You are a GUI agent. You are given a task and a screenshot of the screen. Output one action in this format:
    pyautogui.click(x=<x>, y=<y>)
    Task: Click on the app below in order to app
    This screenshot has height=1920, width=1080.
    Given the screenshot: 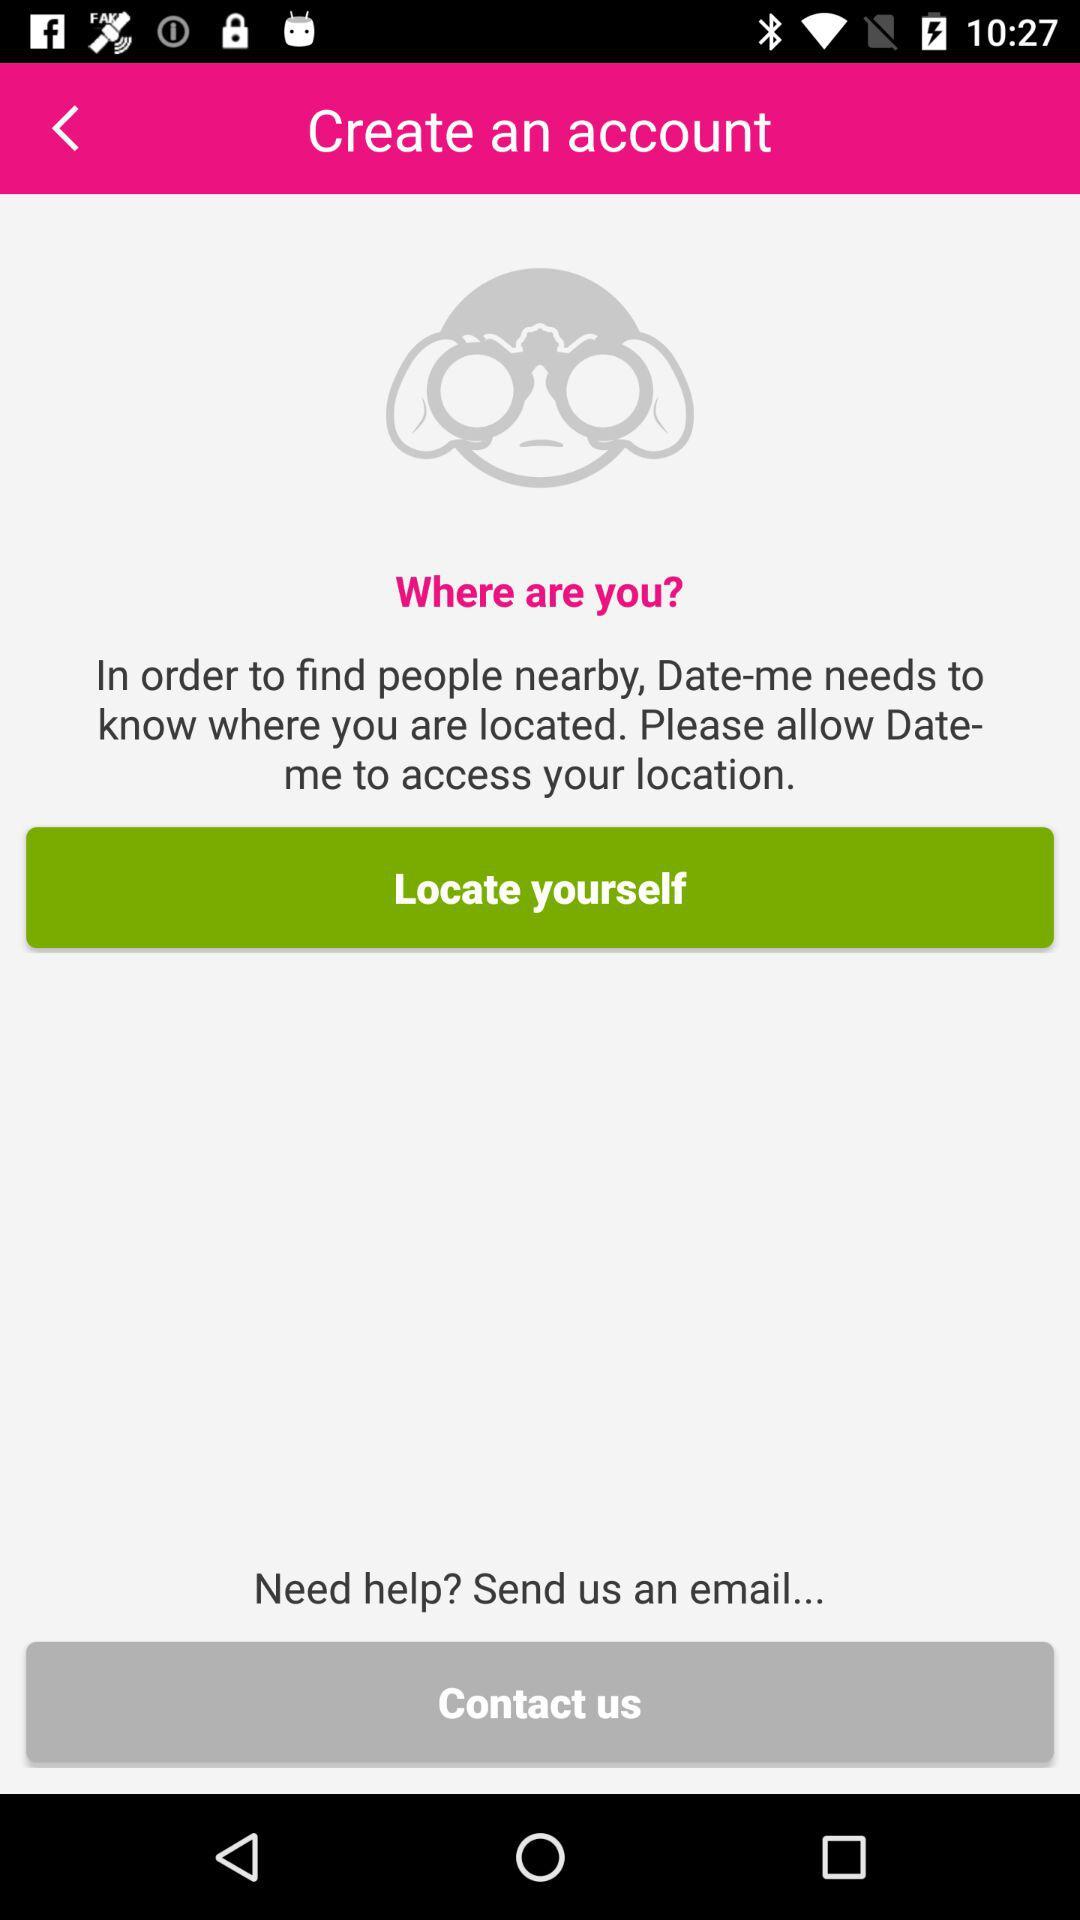 What is the action you would take?
    pyautogui.click(x=540, y=886)
    